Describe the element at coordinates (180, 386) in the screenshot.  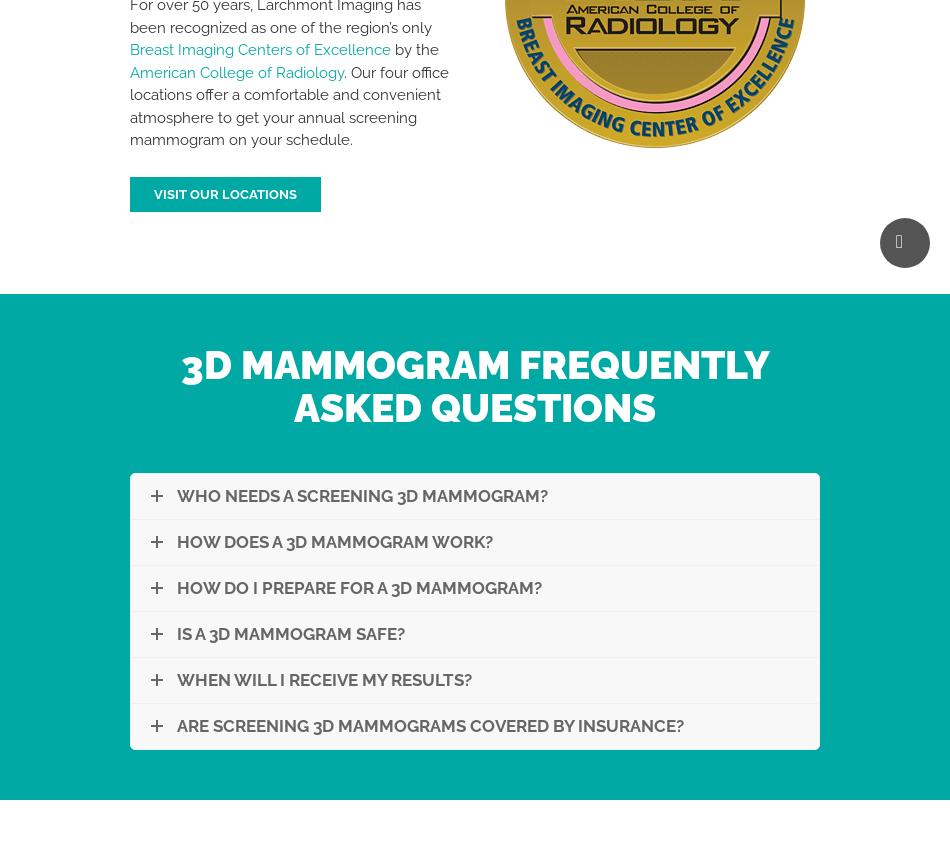
I see `'3D Mammogram Frequently Asked Questions'` at that location.